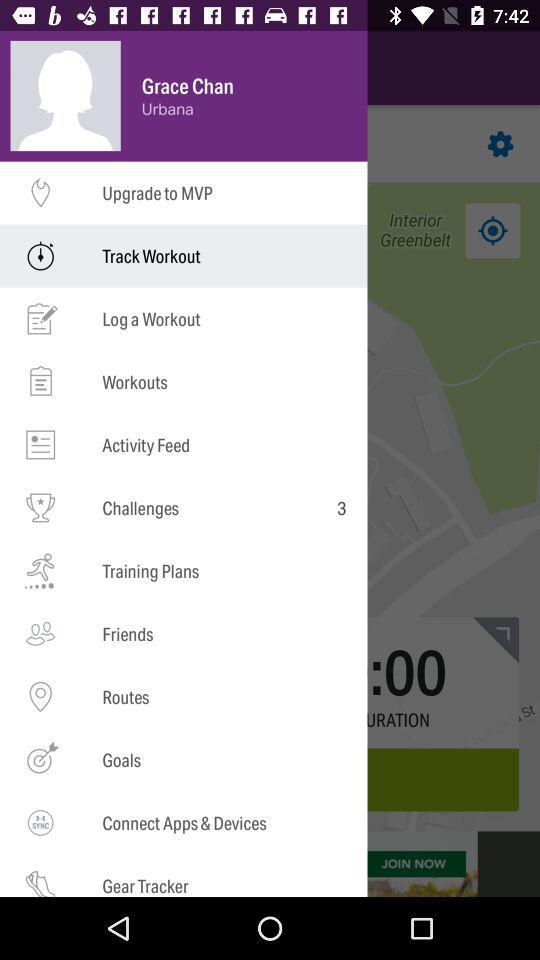 The height and width of the screenshot is (960, 540). What do you see at coordinates (40, 571) in the screenshot?
I see `the symbol beside training plans` at bounding box center [40, 571].